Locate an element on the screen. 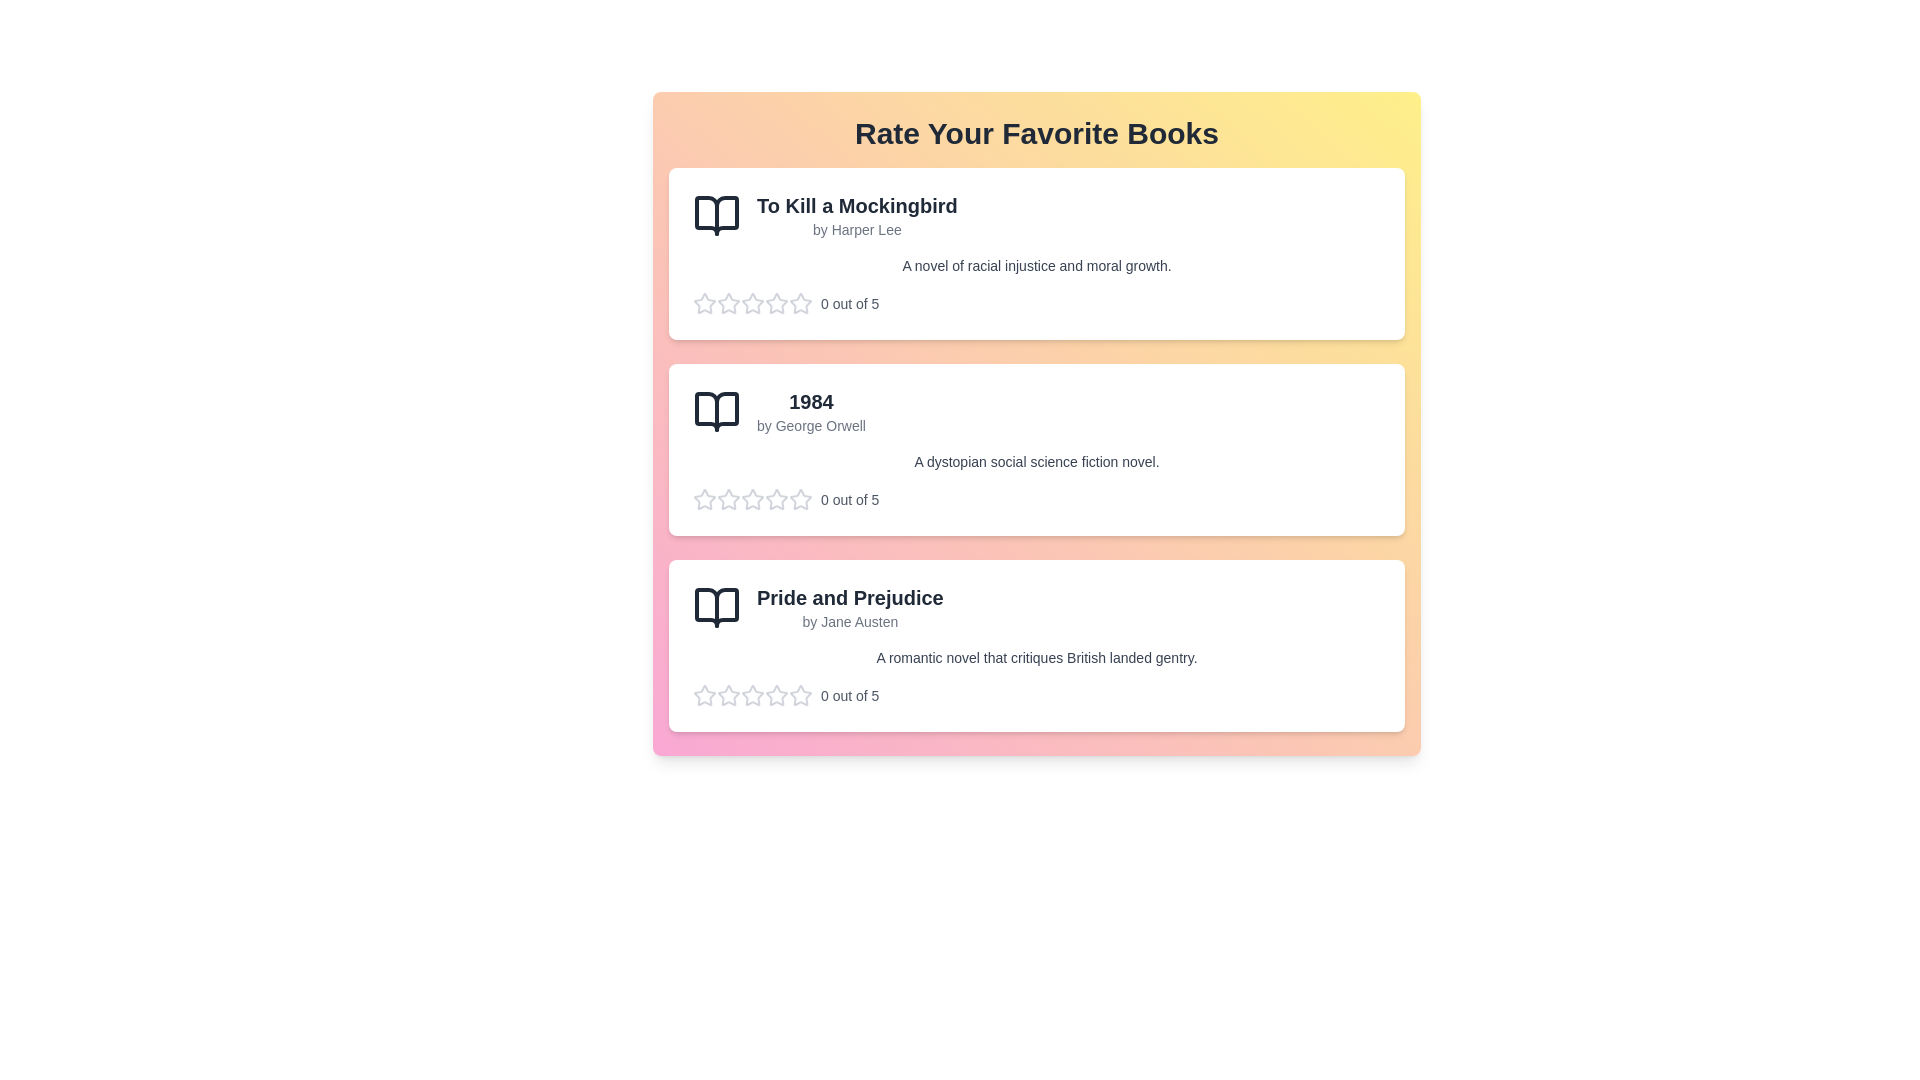  the open book icon that represents 'Pride and Prejudice' in the third entry of the vertically aligned list of book information cards is located at coordinates (716, 607).